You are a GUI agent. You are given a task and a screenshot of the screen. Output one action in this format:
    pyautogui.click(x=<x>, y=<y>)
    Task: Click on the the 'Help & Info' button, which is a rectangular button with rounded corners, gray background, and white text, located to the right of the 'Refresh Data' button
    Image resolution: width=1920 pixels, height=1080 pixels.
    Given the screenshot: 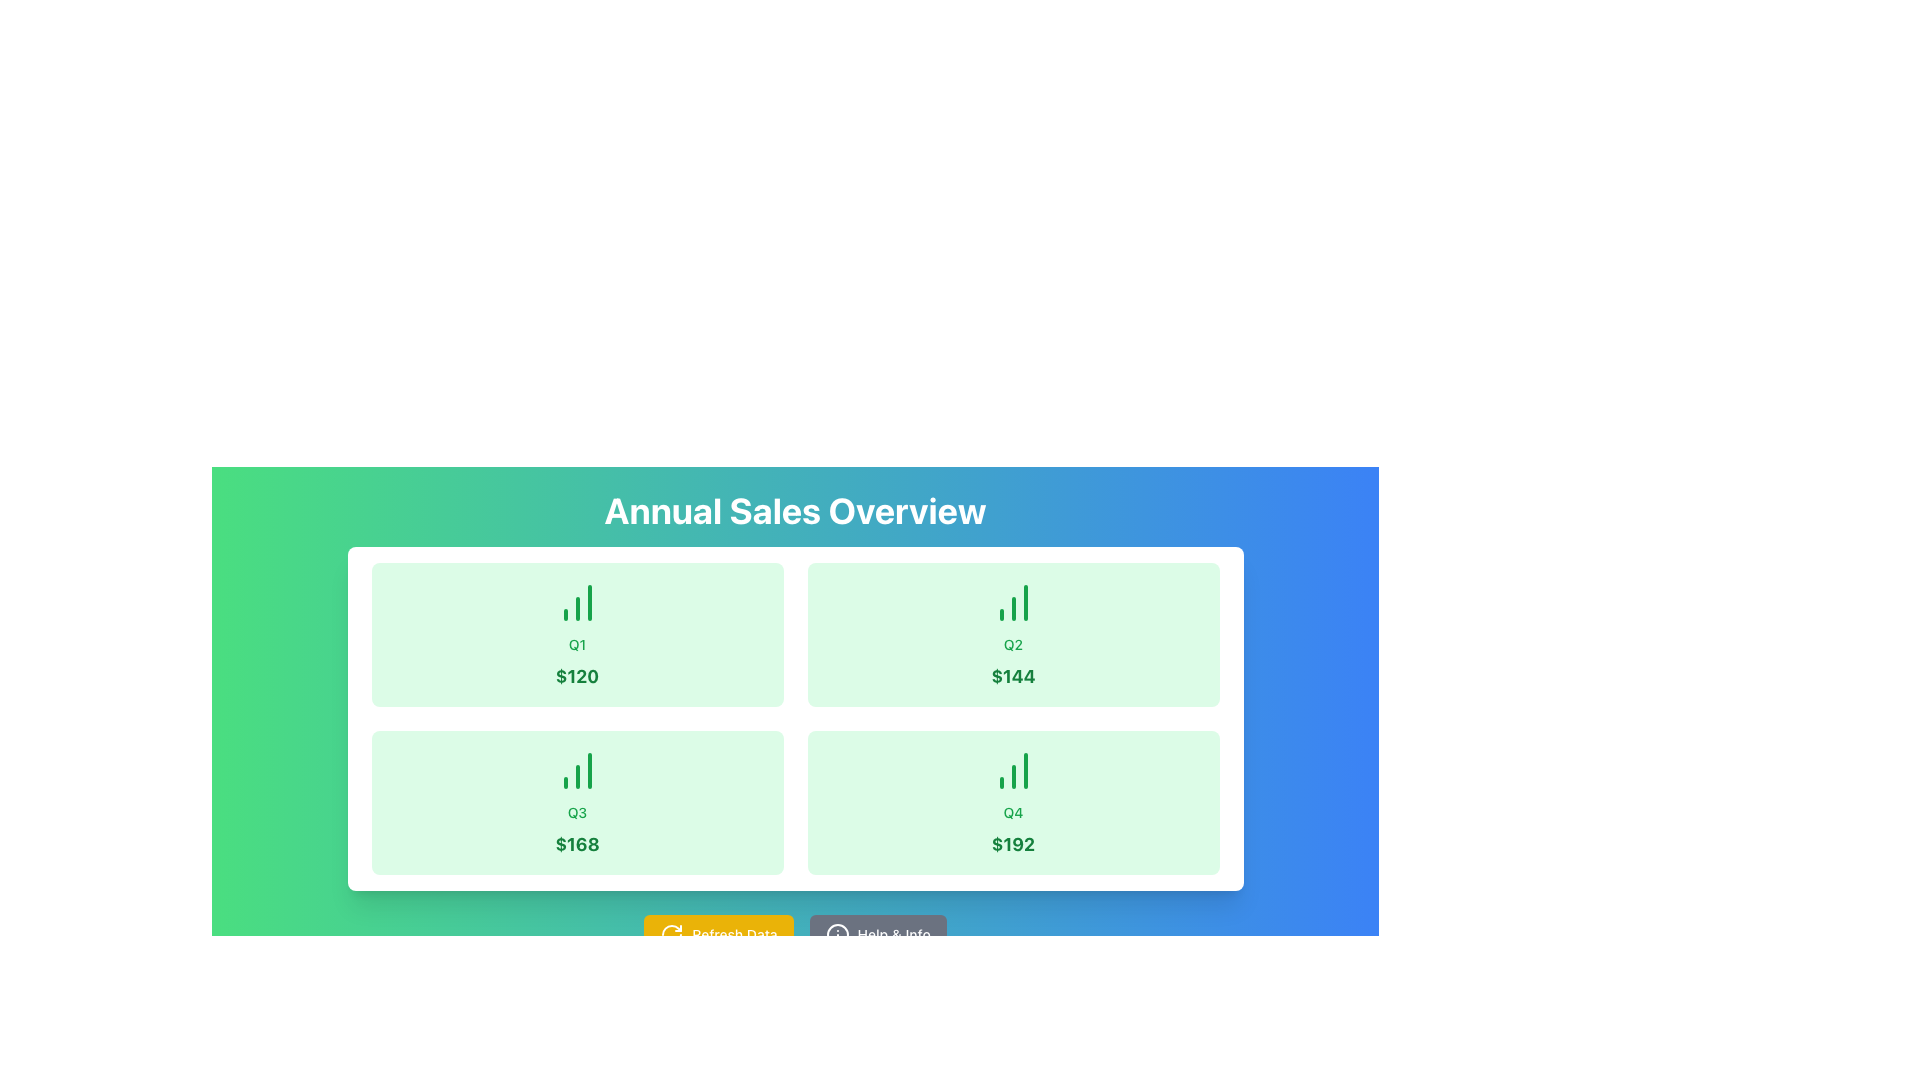 What is the action you would take?
    pyautogui.click(x=878, y=934)
    